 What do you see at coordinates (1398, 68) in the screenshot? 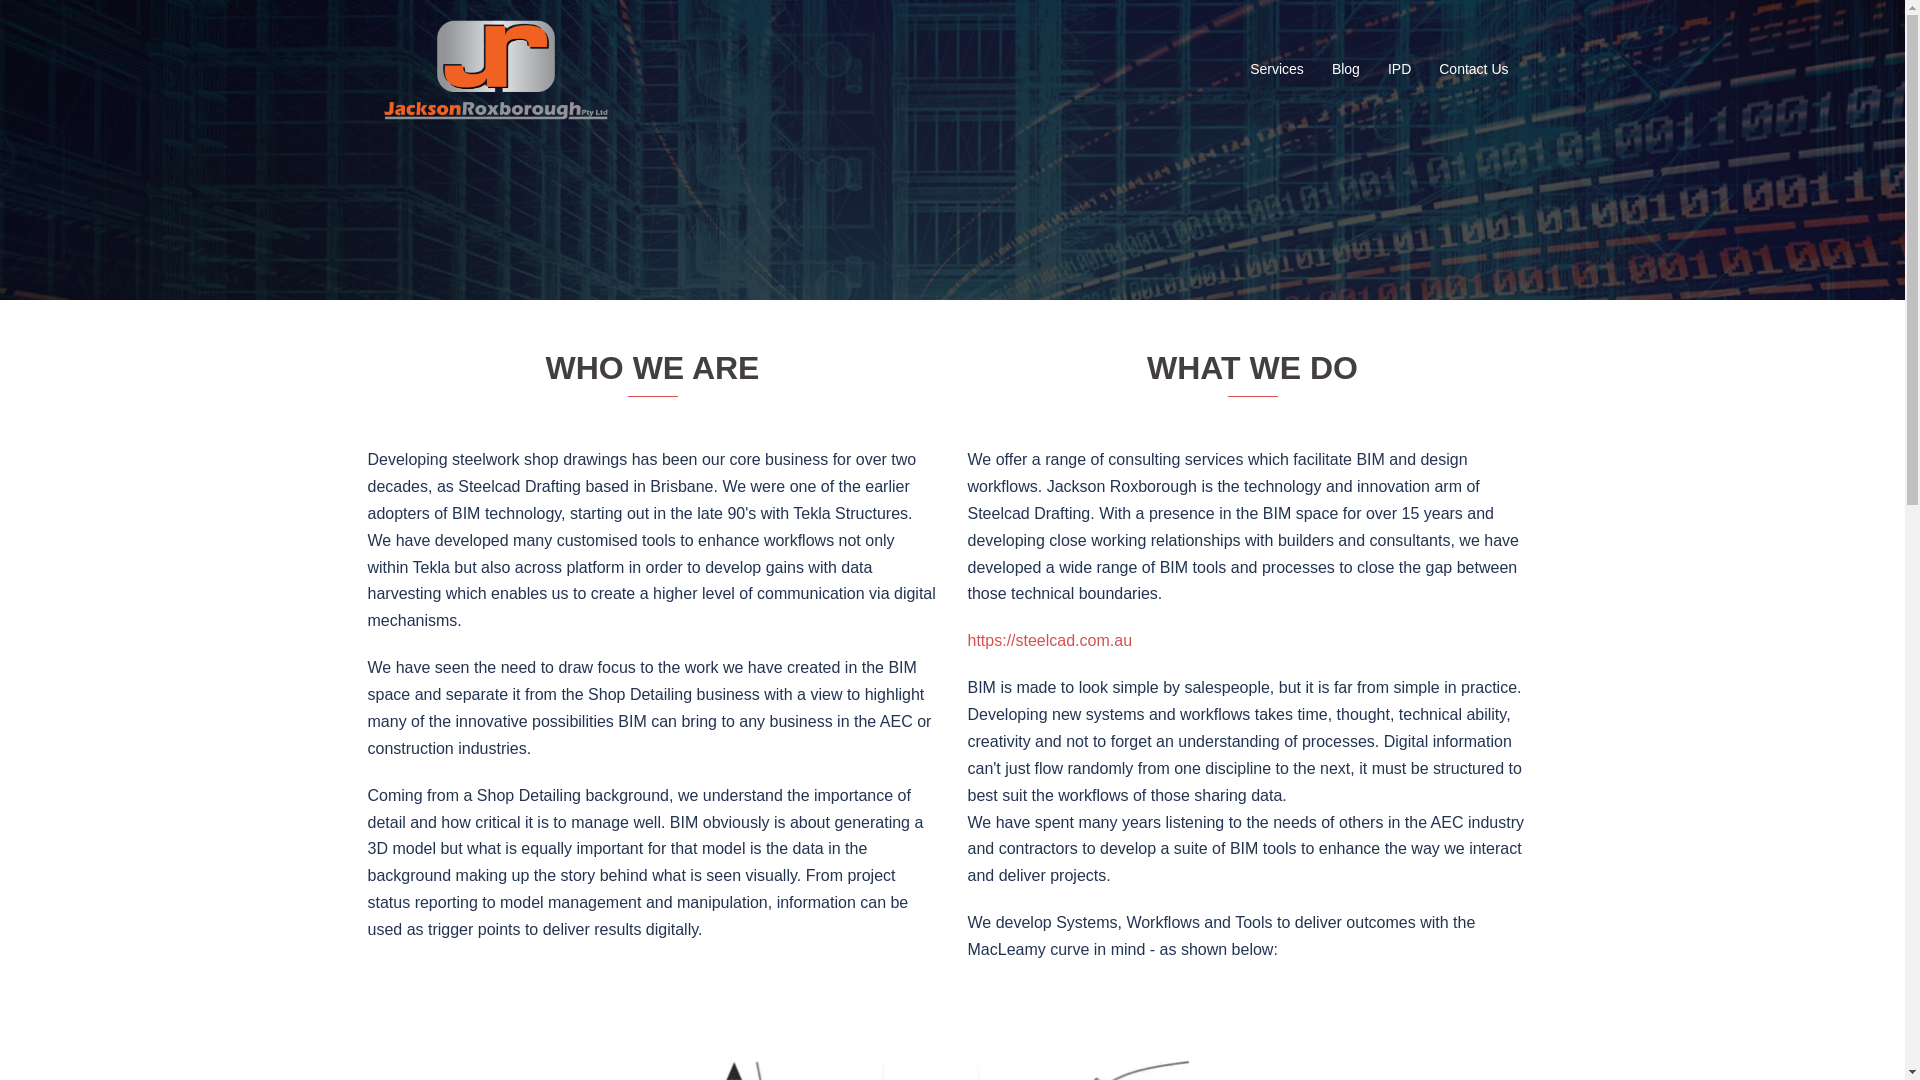
I see `'IPD'` at bounding box center [1398, 68].